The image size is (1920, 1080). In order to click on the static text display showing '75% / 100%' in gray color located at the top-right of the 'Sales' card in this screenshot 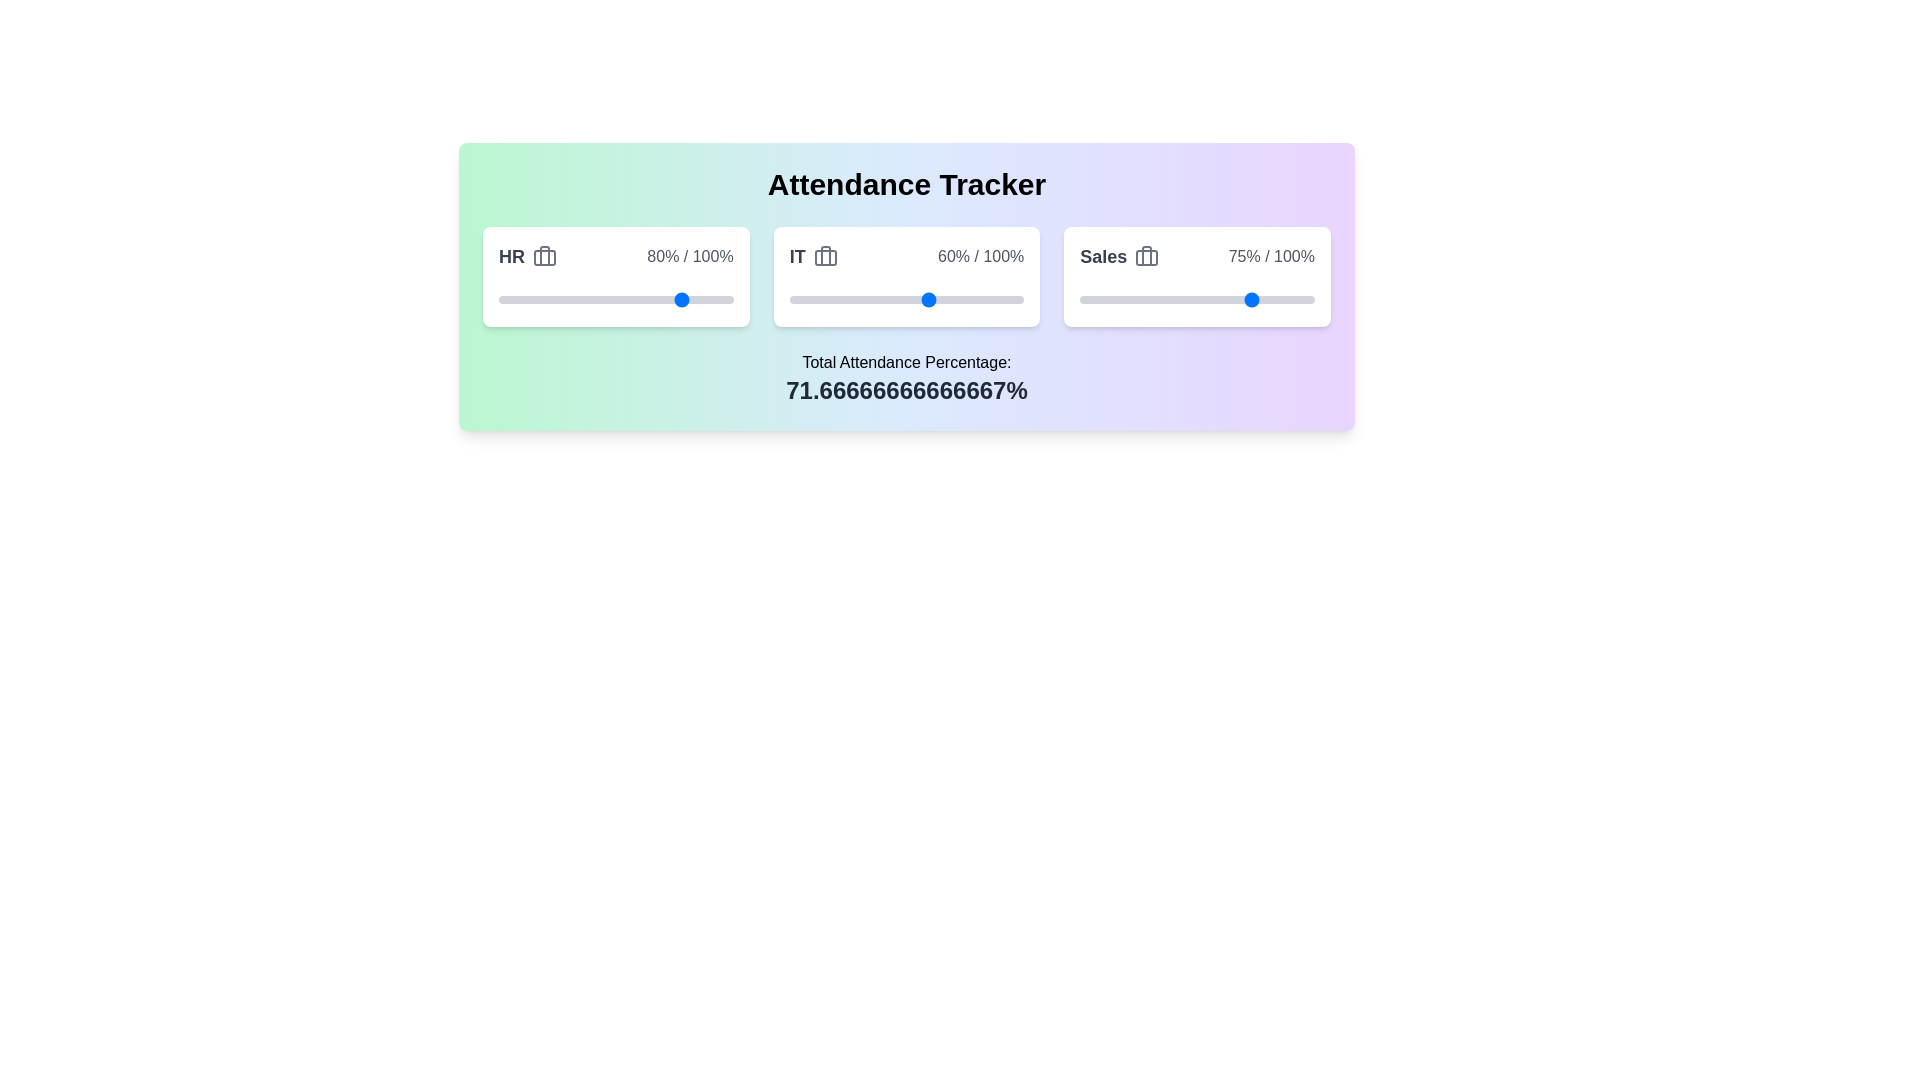, I will do `click(1270, 256)`.